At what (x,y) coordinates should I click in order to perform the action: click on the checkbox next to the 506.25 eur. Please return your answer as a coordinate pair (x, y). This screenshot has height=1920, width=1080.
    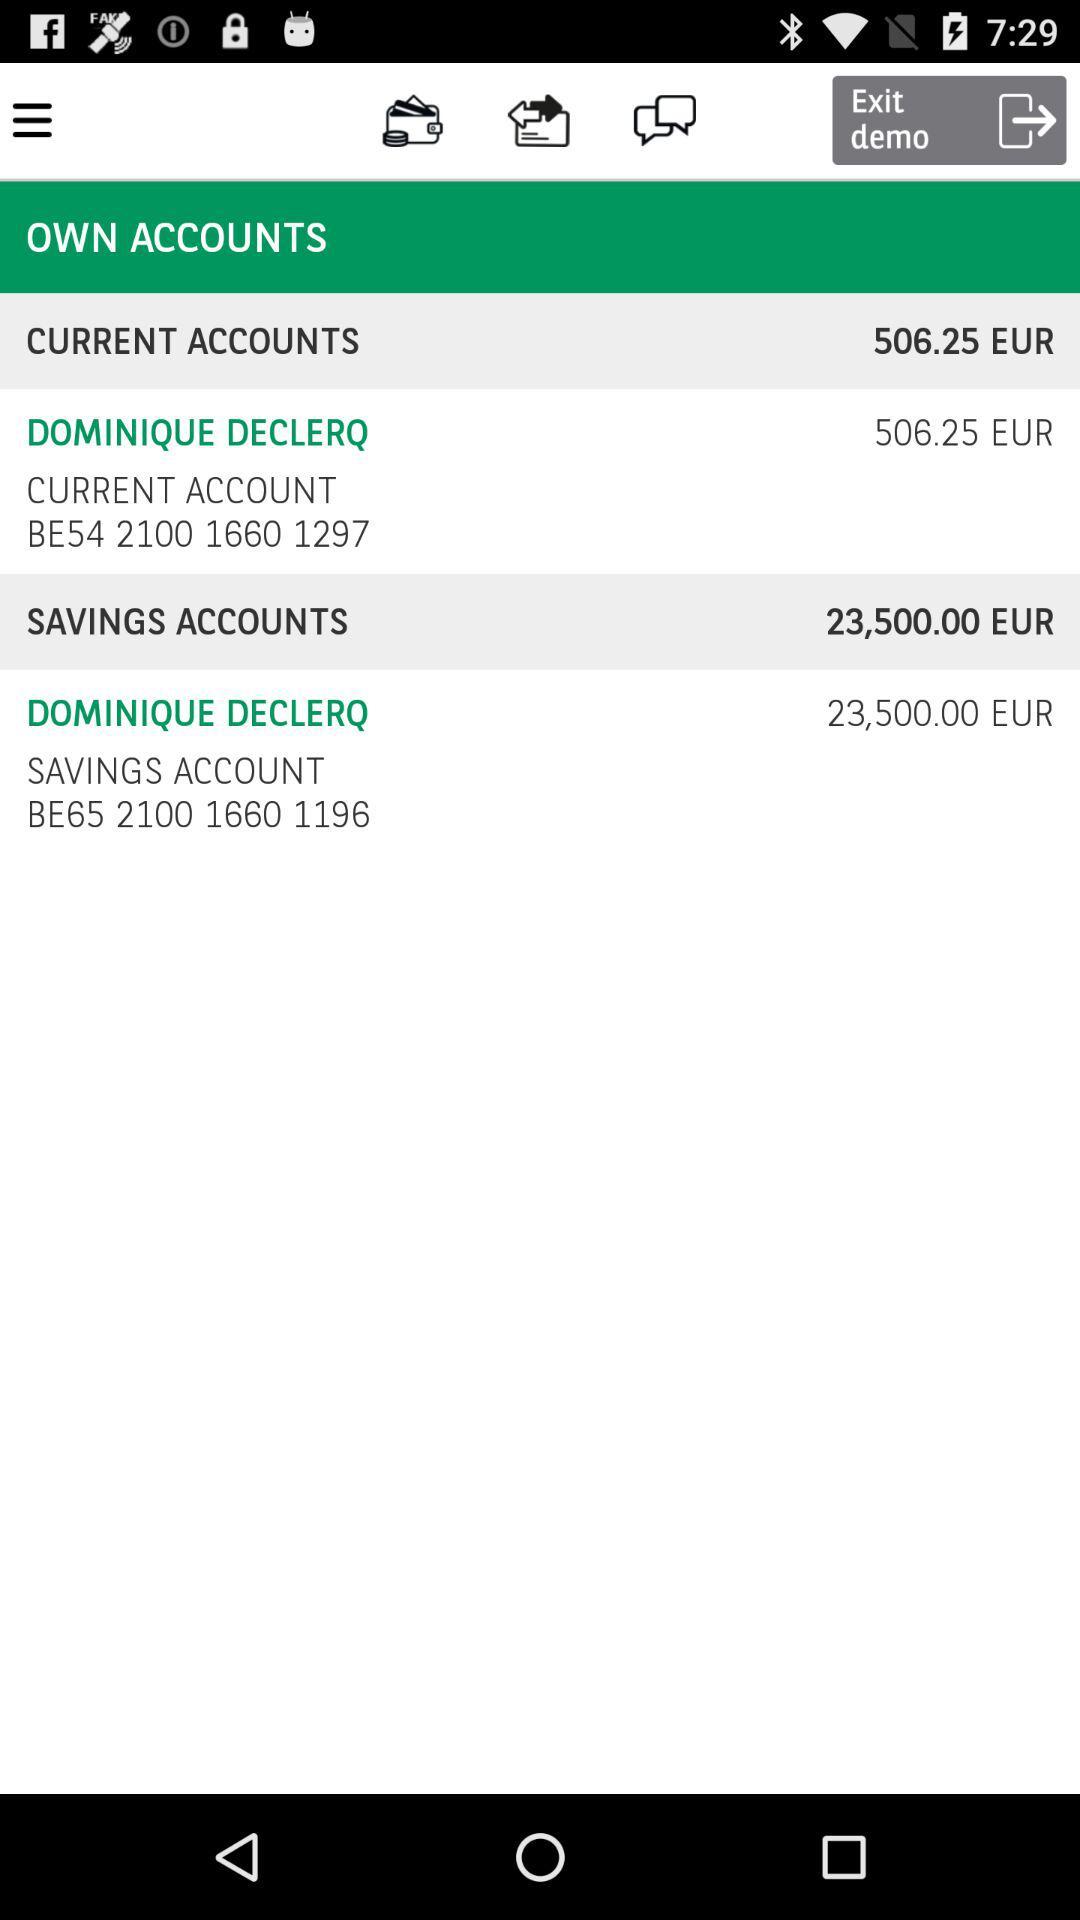
    Looking at the image, I should click on (181, 490).